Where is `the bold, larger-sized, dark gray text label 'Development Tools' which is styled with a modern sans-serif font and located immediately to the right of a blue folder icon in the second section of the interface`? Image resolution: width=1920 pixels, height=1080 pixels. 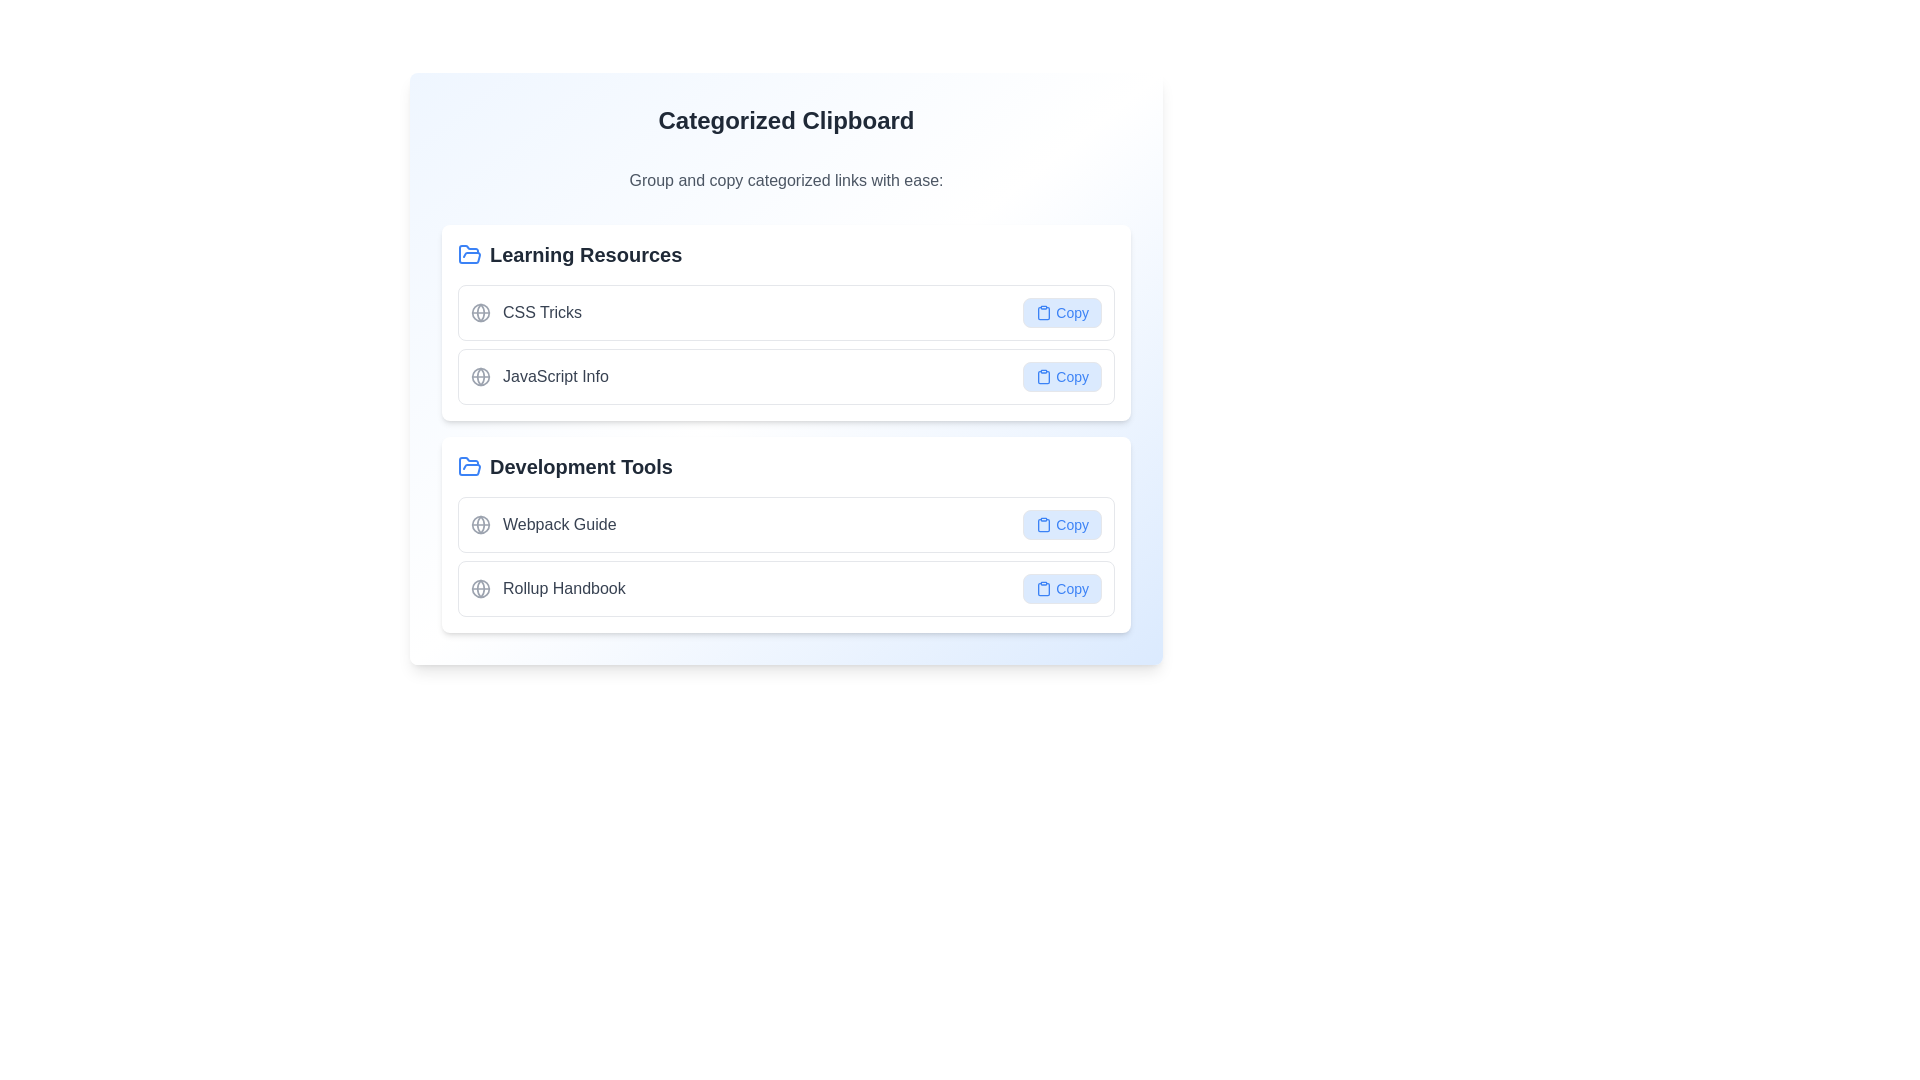 the bold, larger-sized, dark gray text label 'Development Tools' which is styled with a modern sans-serif font and located immediately to the right of a blue folder icon in the second section of the interface is located at coordinates (580, 466).